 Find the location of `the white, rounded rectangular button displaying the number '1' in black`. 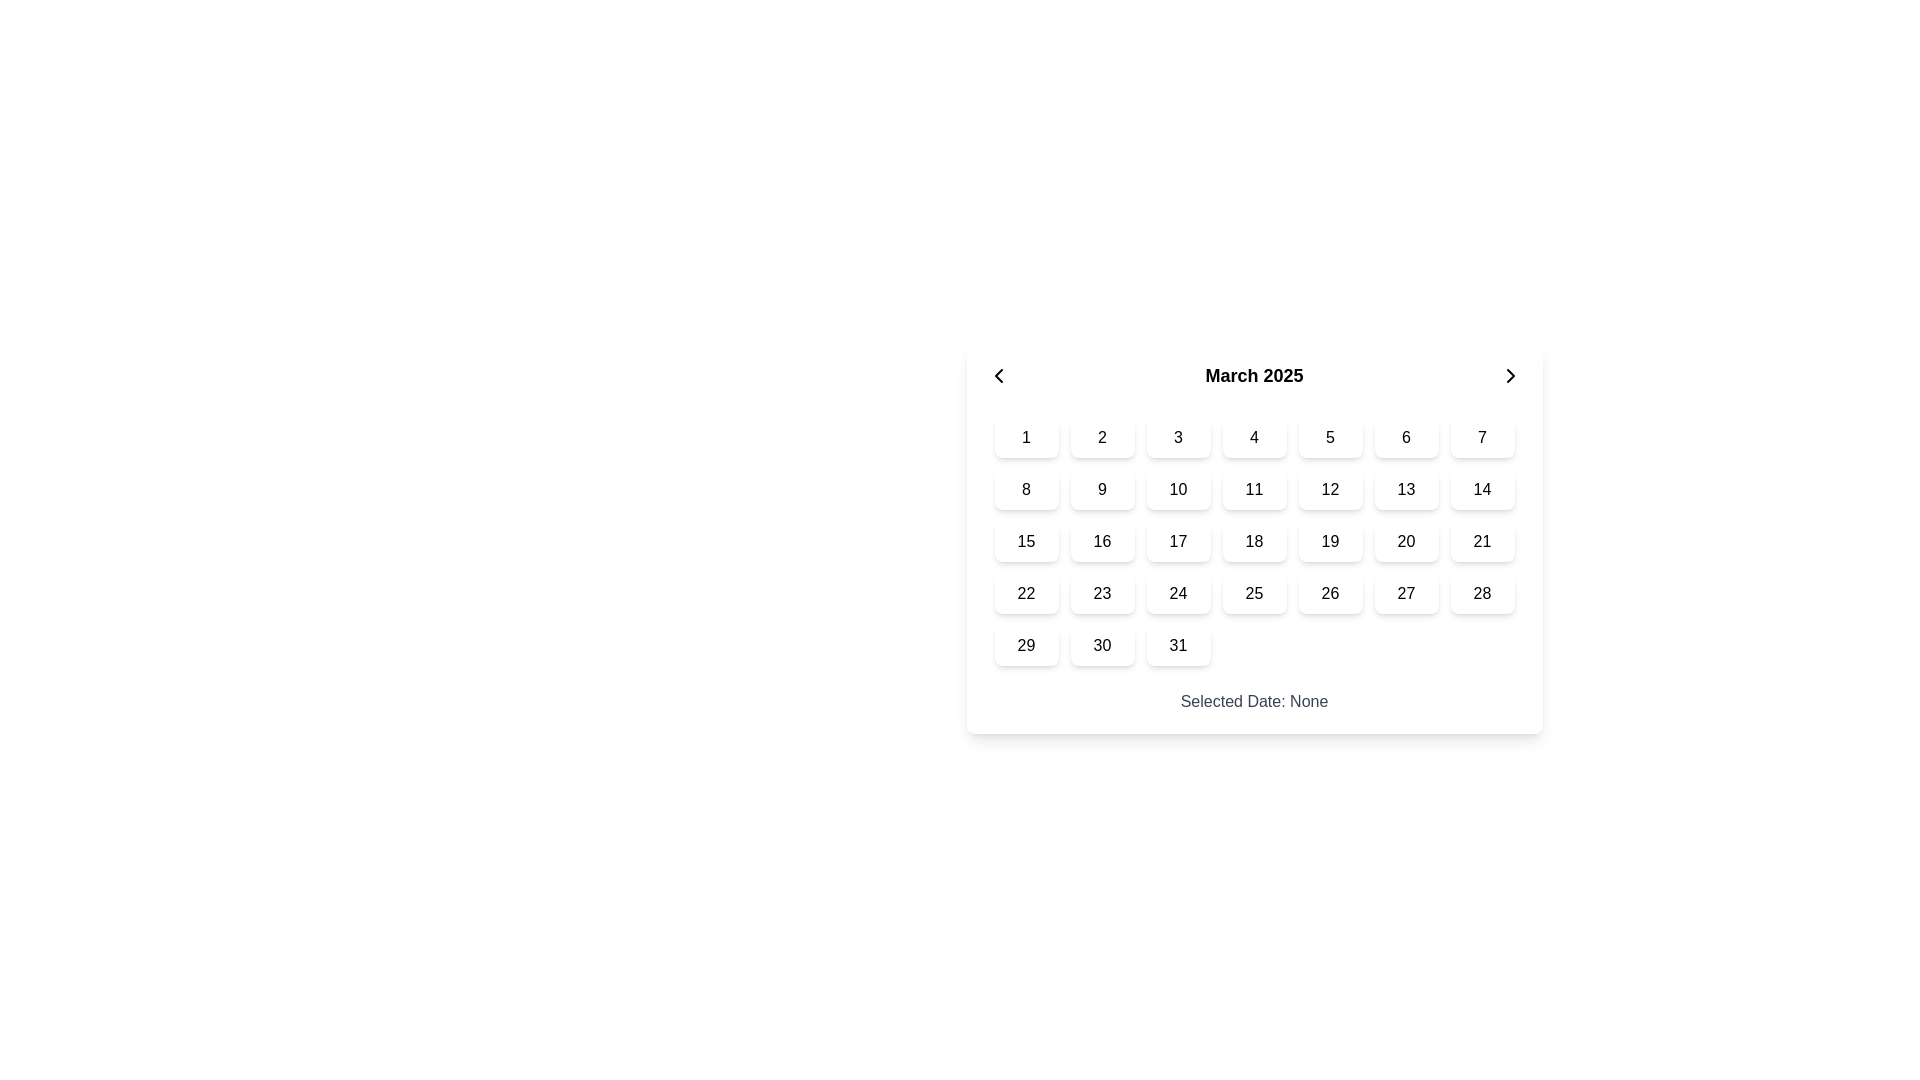

the white, rounded rectangular button displaying the number '1' in black is located at coordinates (1026, 437).